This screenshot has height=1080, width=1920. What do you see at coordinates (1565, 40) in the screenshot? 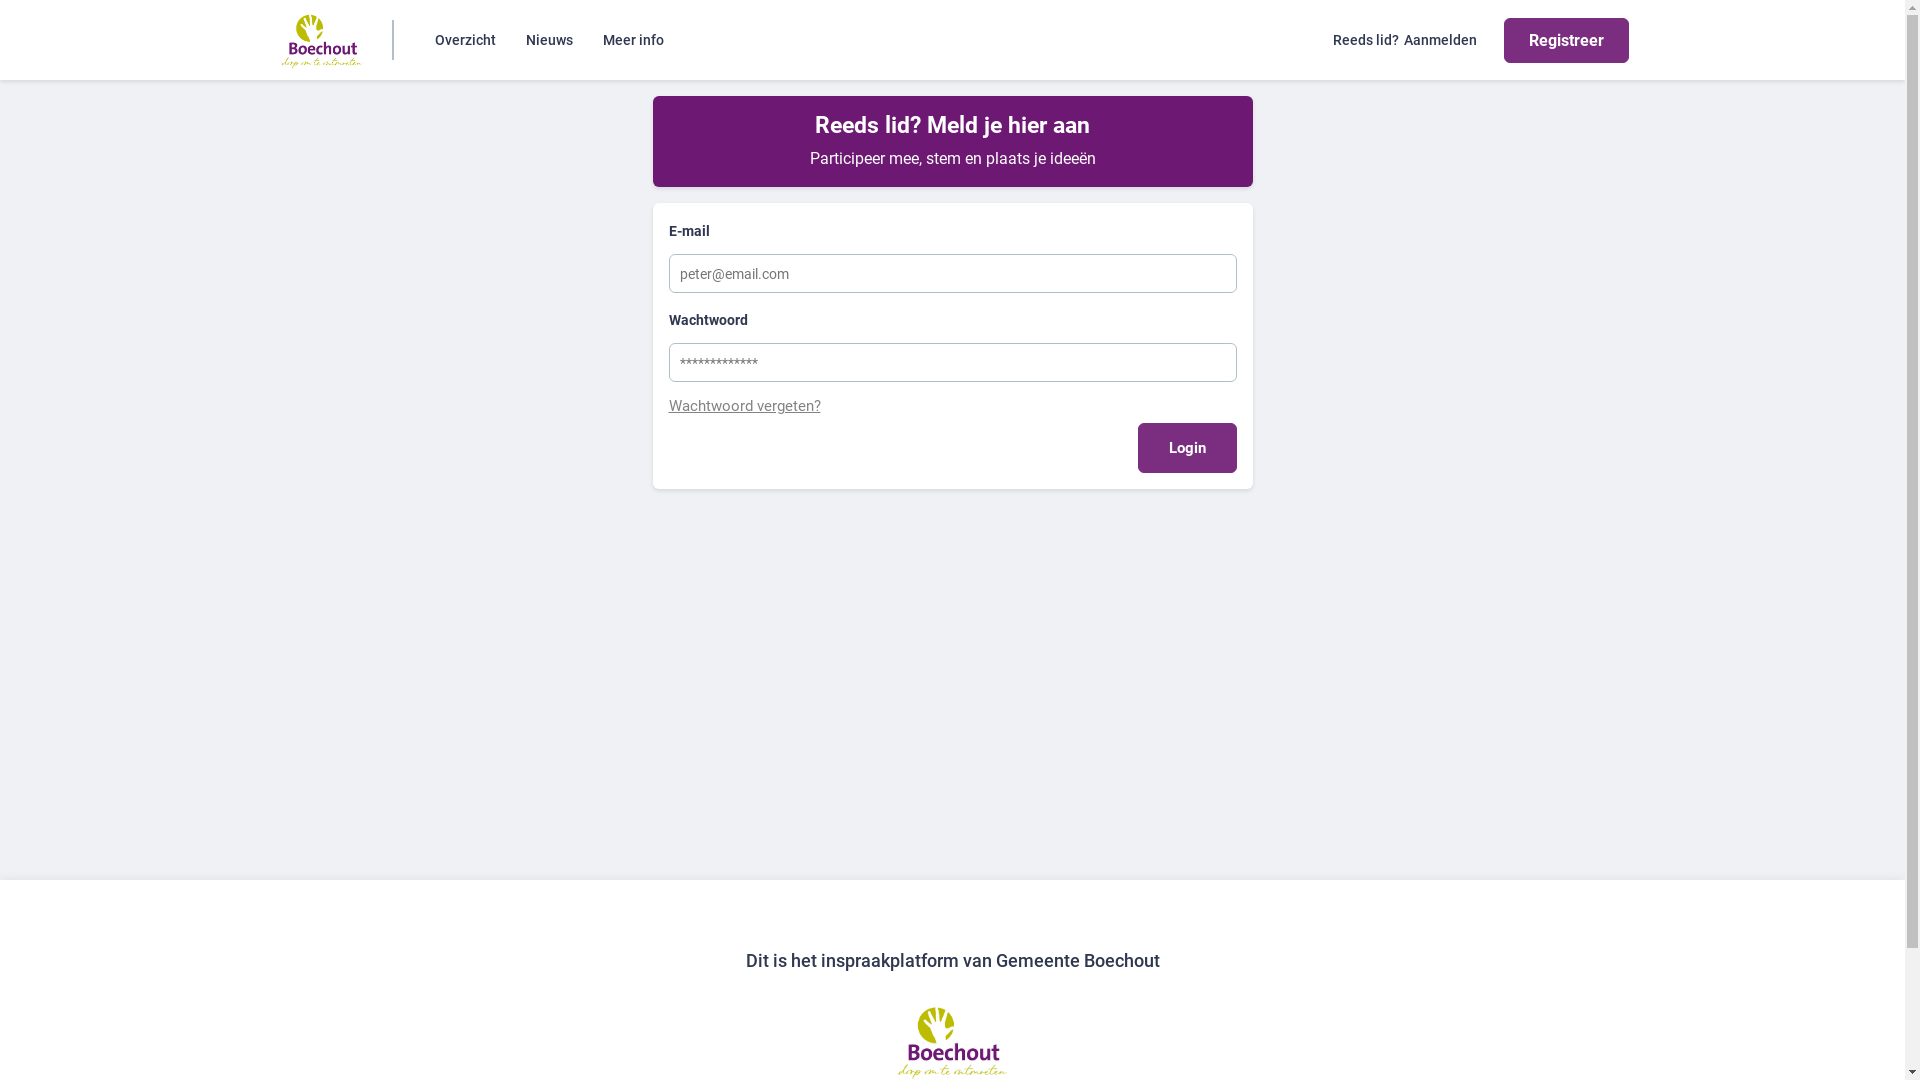
I see `'Registreer'` at bounding box center [1565, 40].